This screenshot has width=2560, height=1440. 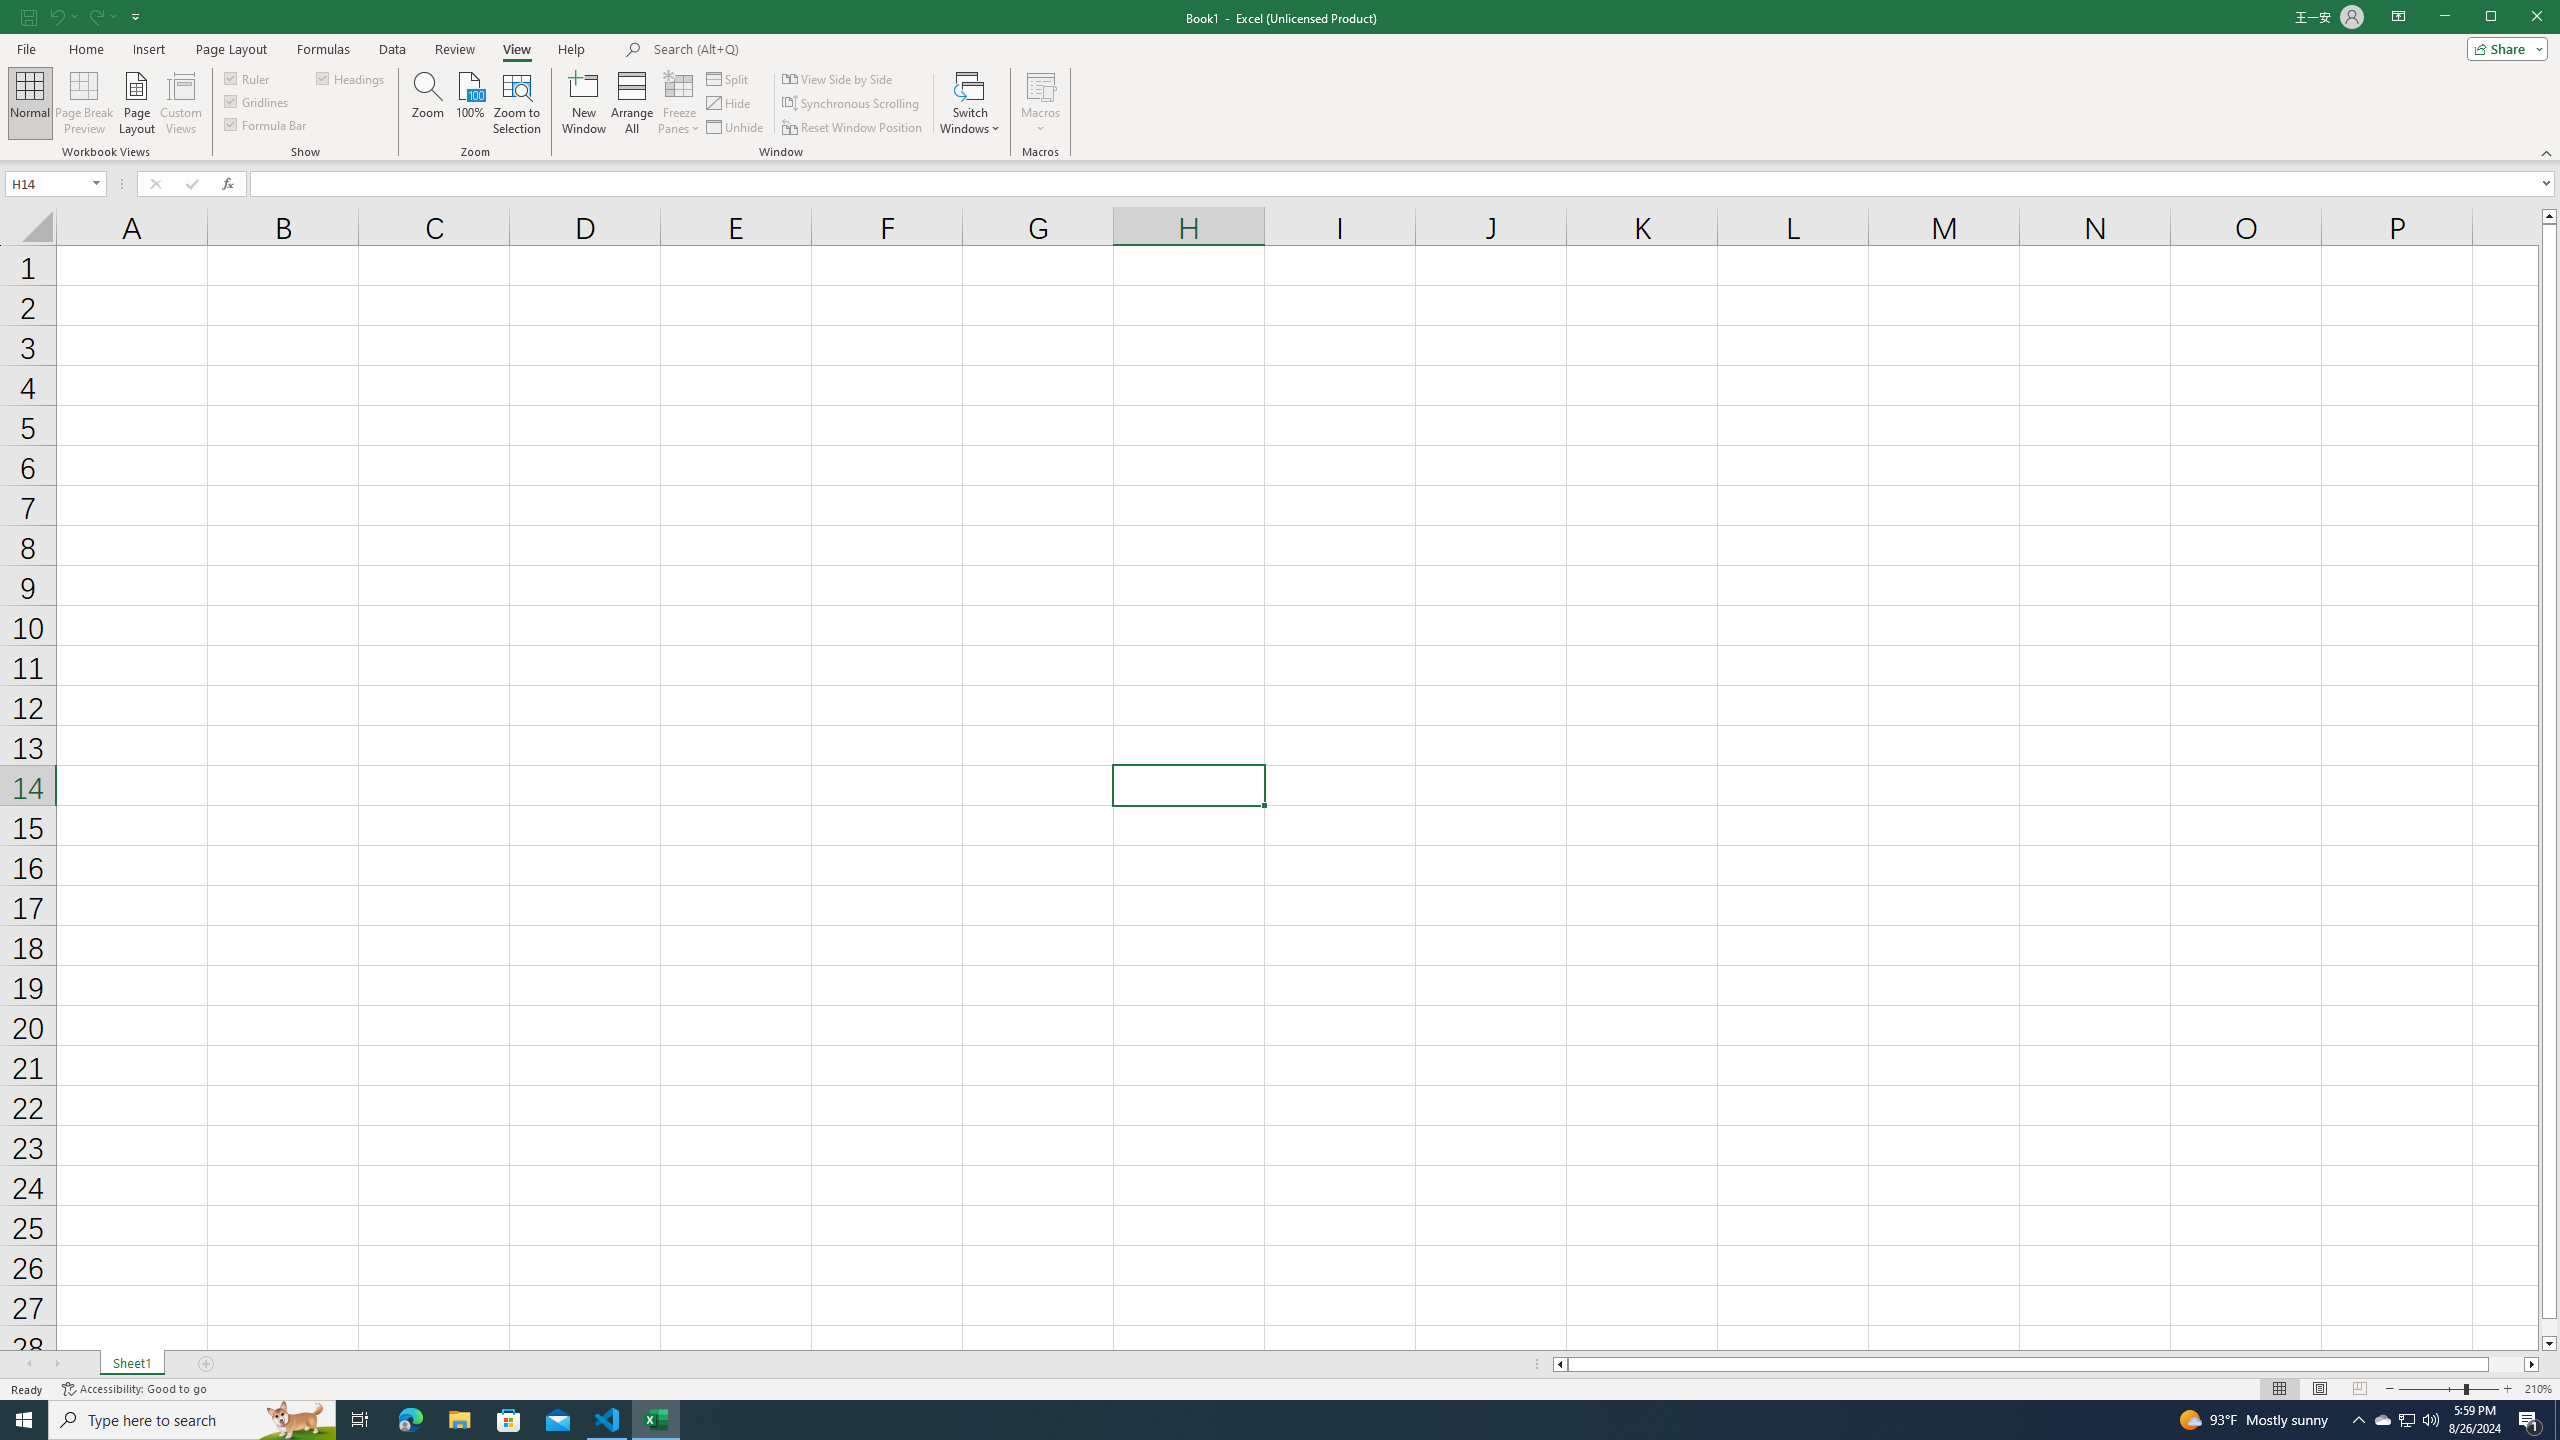 I want to click on 'Reset Window Position', so click(x=852, y=127).